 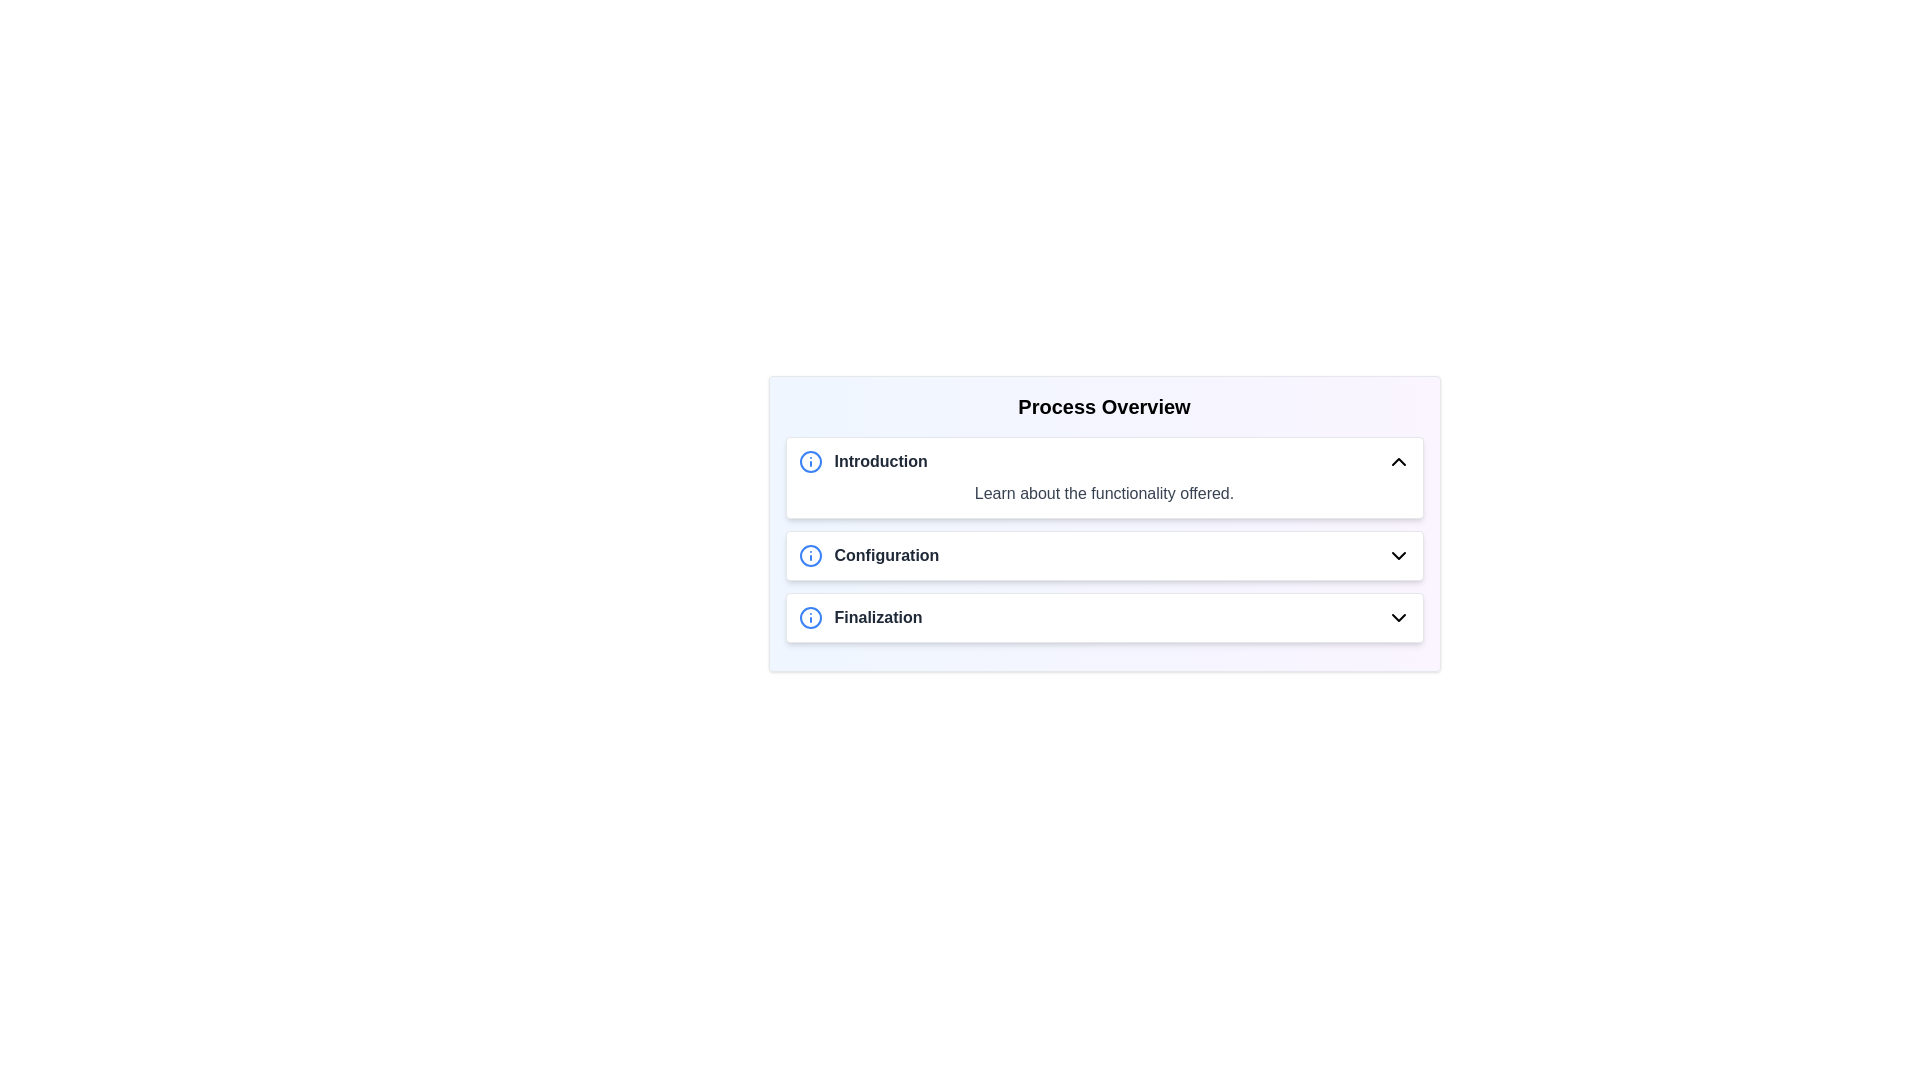 I want to click on the down-facing chevron icon on the right end of the 'Finalization' bar, so click(x=1397, y=616).